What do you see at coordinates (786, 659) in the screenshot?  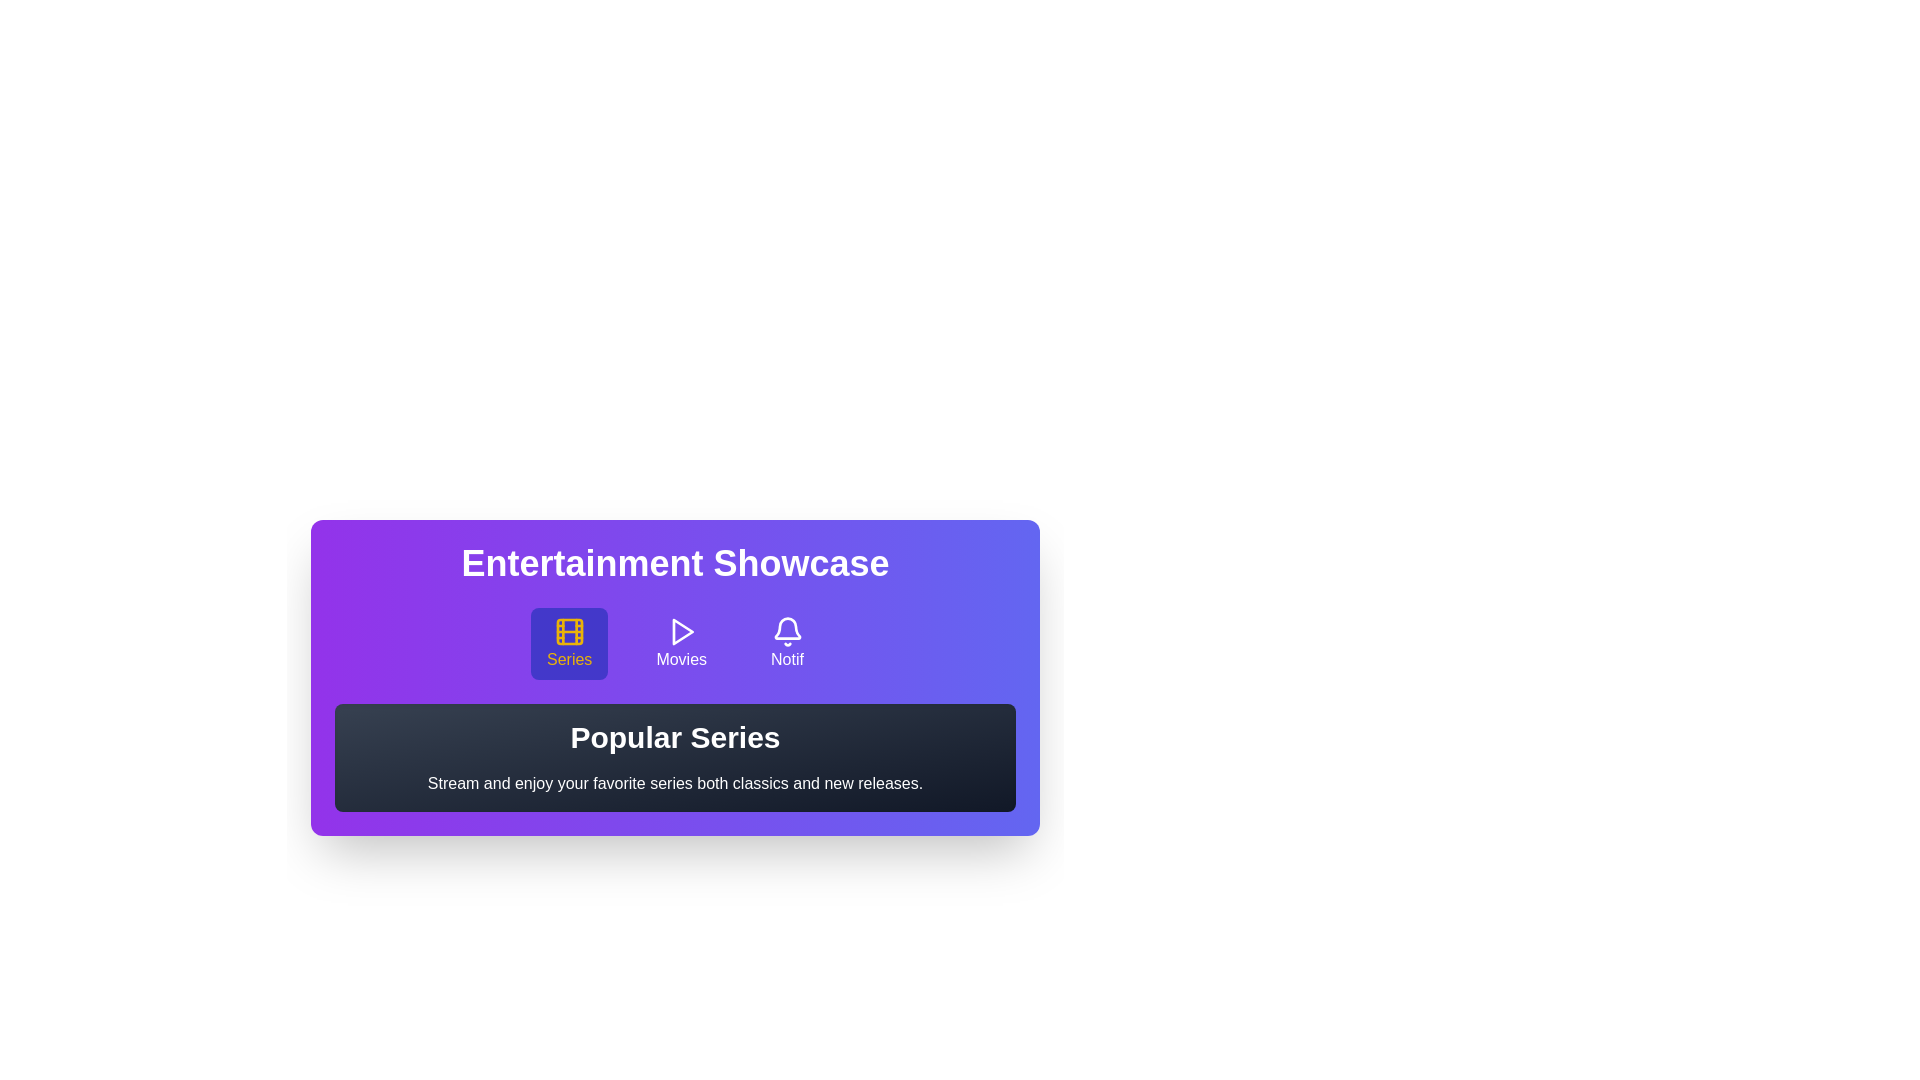 I see `the 'Notif' text label element, which indicates notification-related functionality and is located below a bell icon in a button group` at bounding box center [786, 659].